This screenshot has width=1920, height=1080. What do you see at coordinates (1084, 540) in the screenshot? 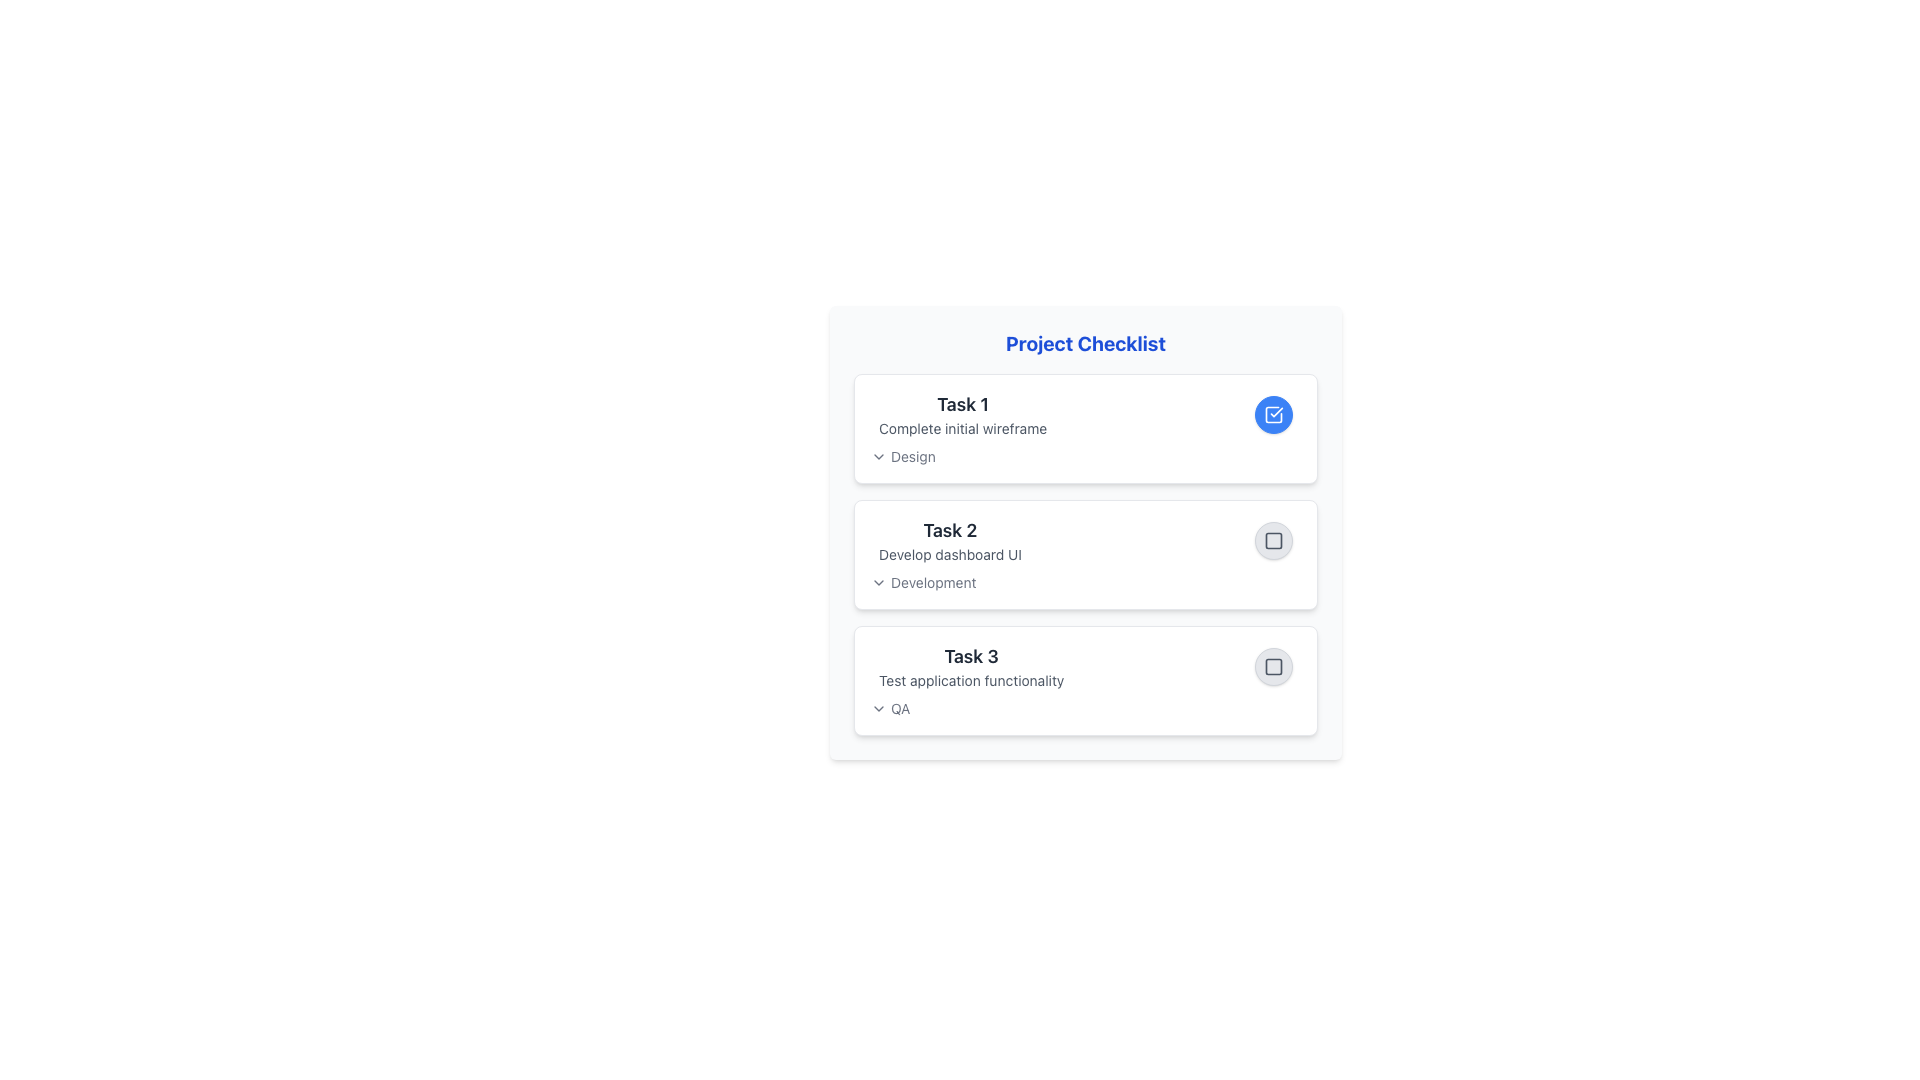
I see `the second task section titled 'Task 2' which has a subtitle 'Develop dashboard UI' and a checkbox` at bounding box center [1084, 540].